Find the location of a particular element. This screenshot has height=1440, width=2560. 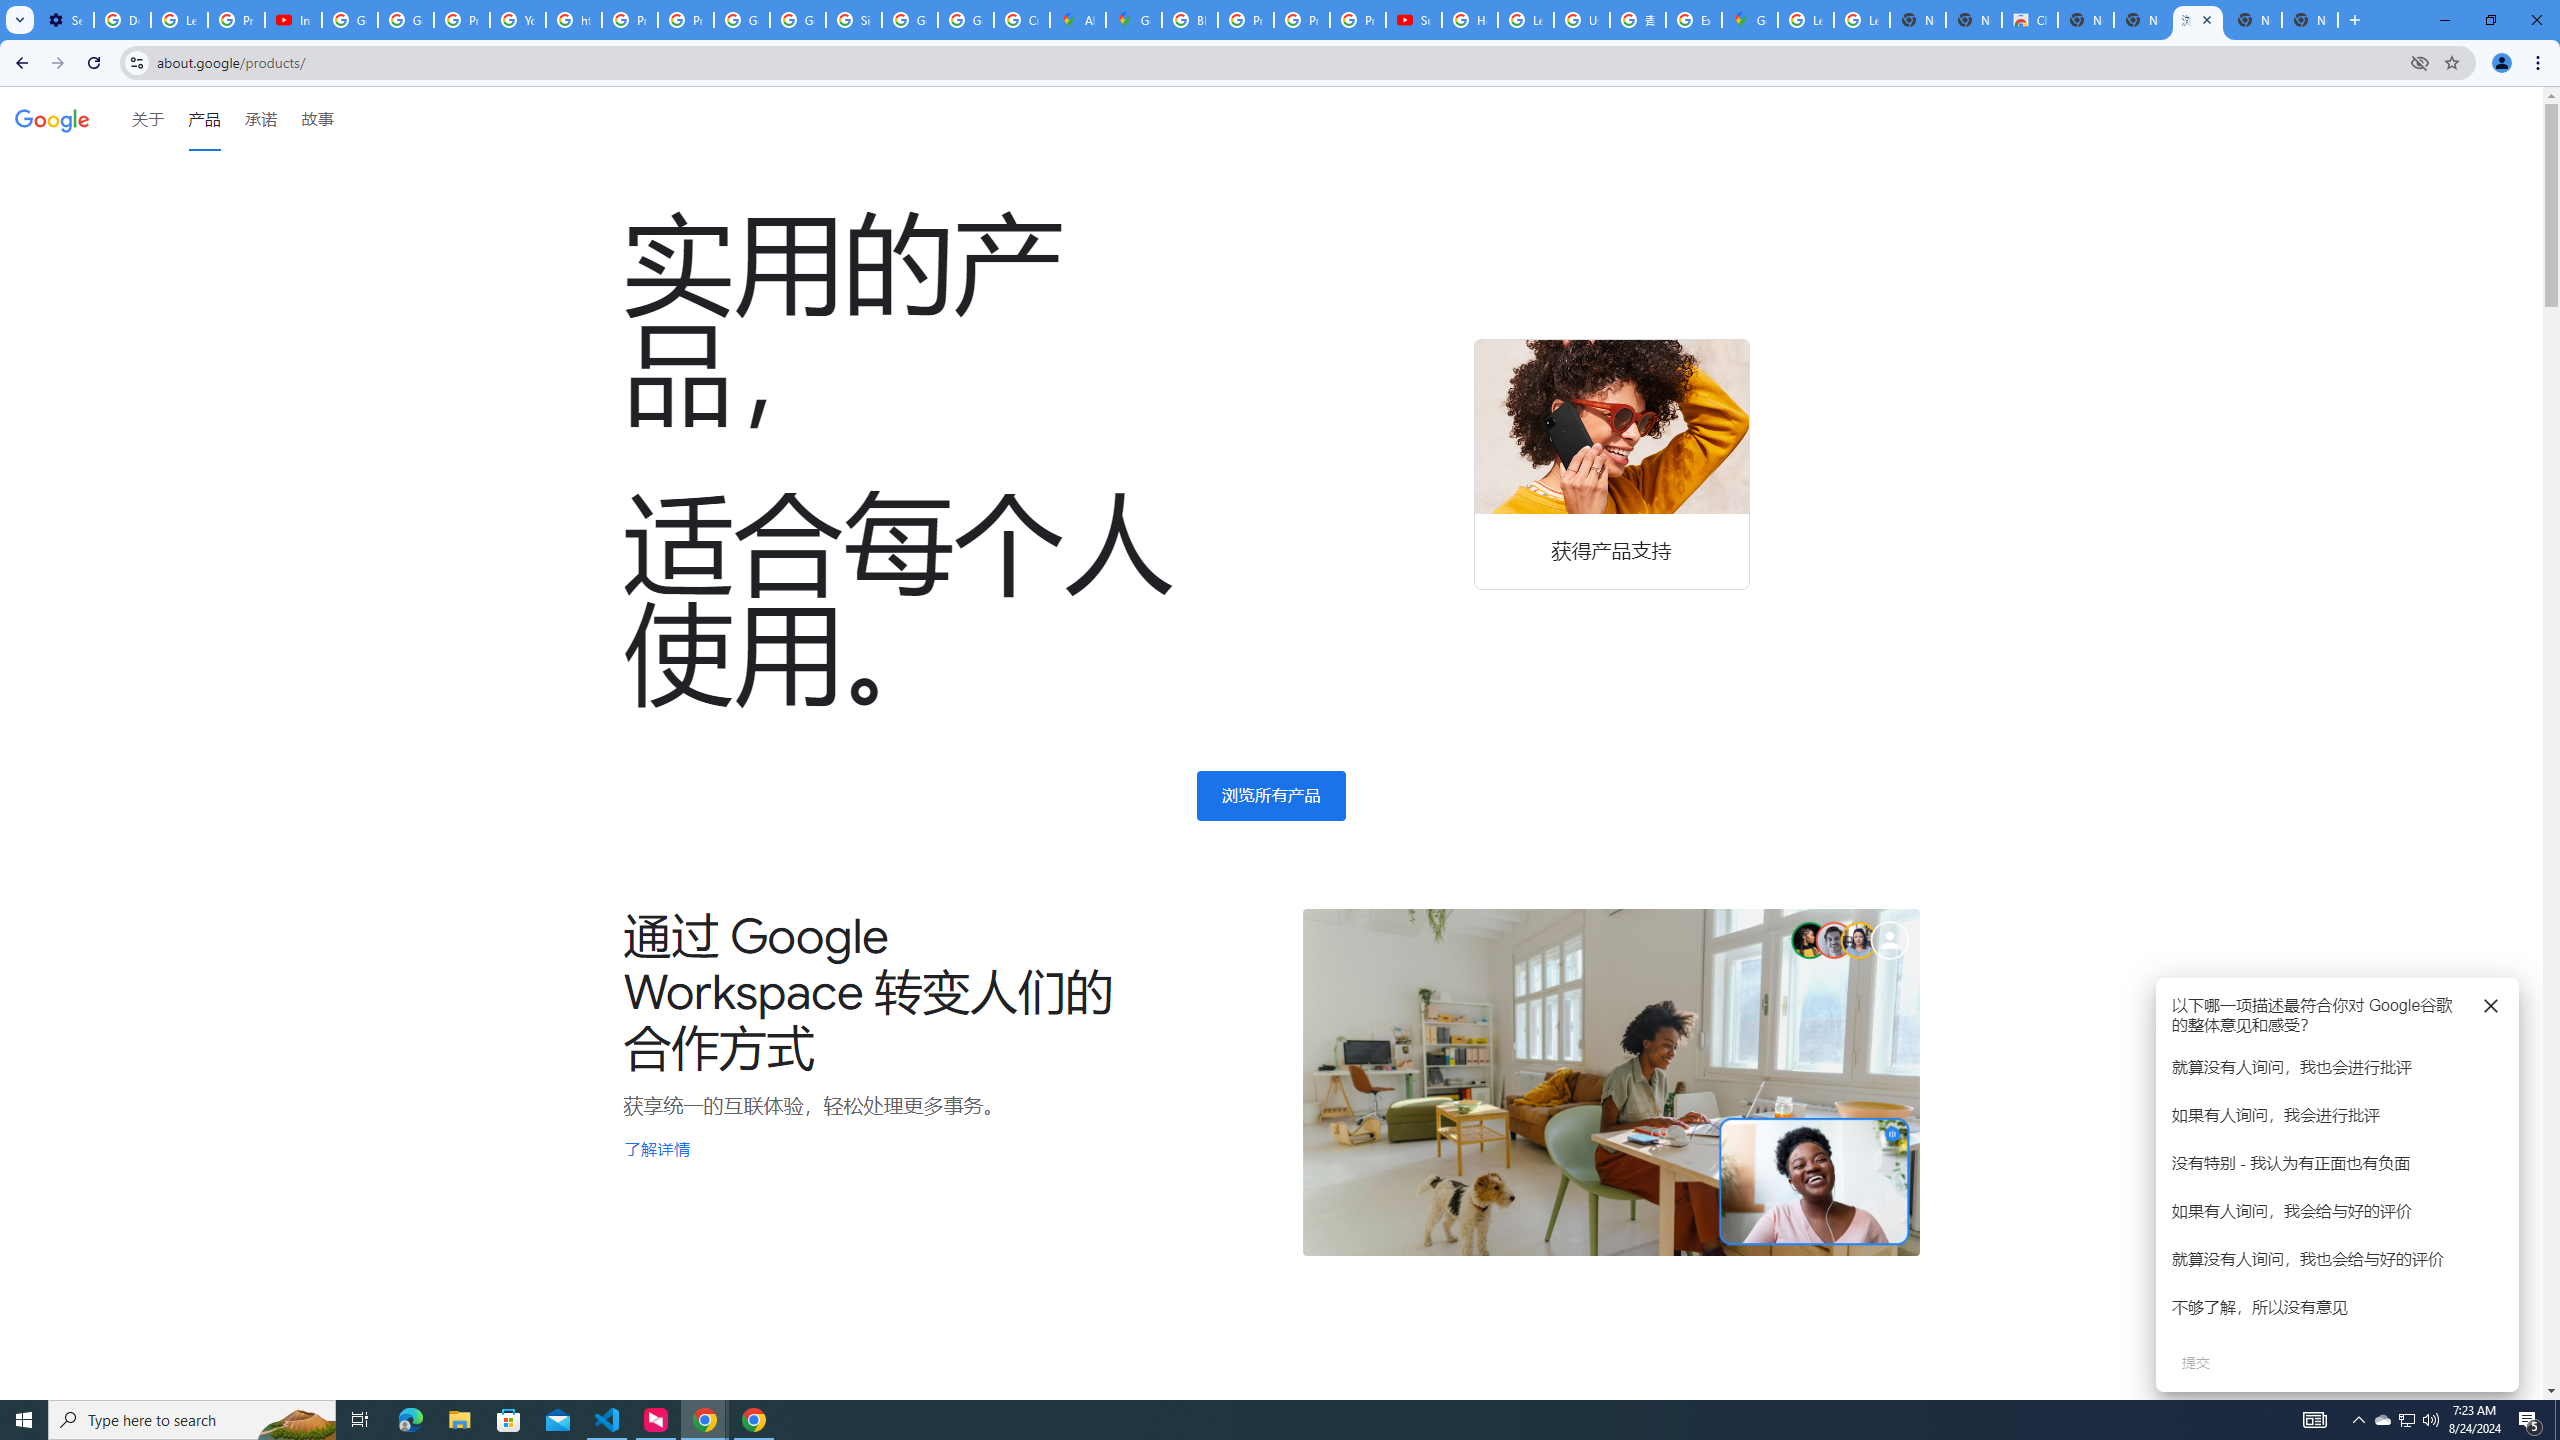

'New Tab' is located at coordinates (2310, 19).